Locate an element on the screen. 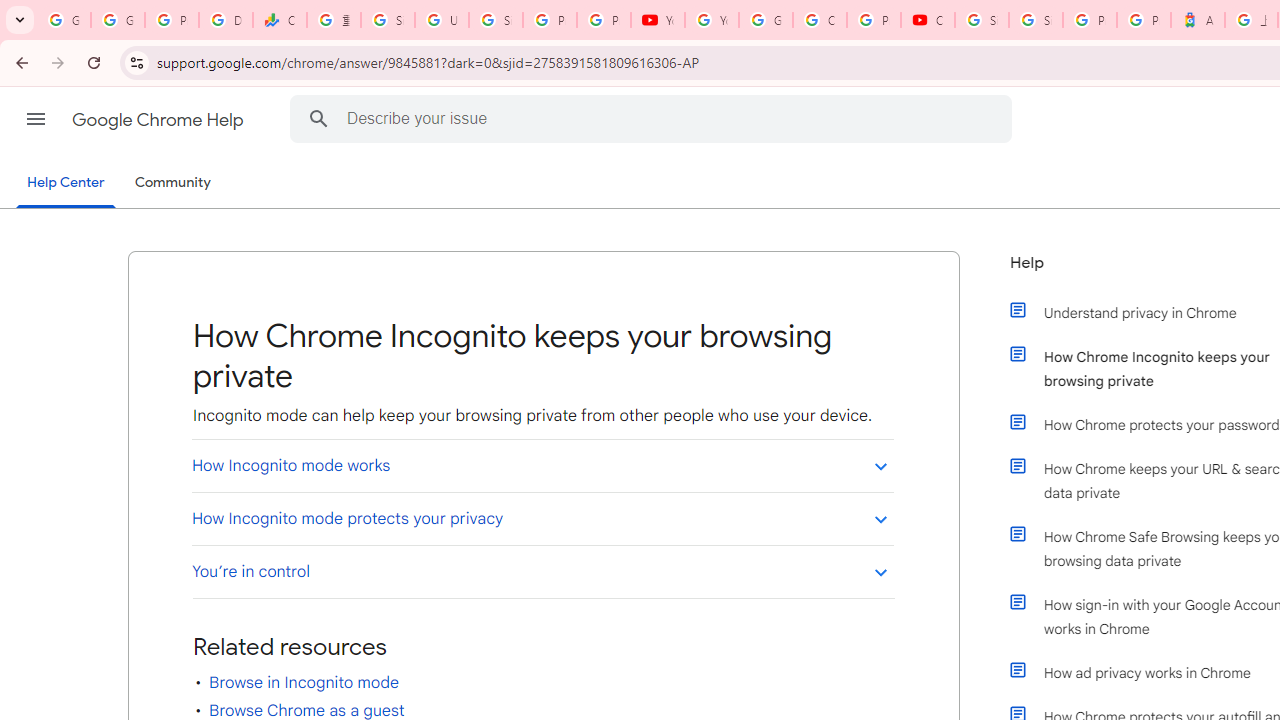  'Google Account Help' is located at coordinates (765, 20).